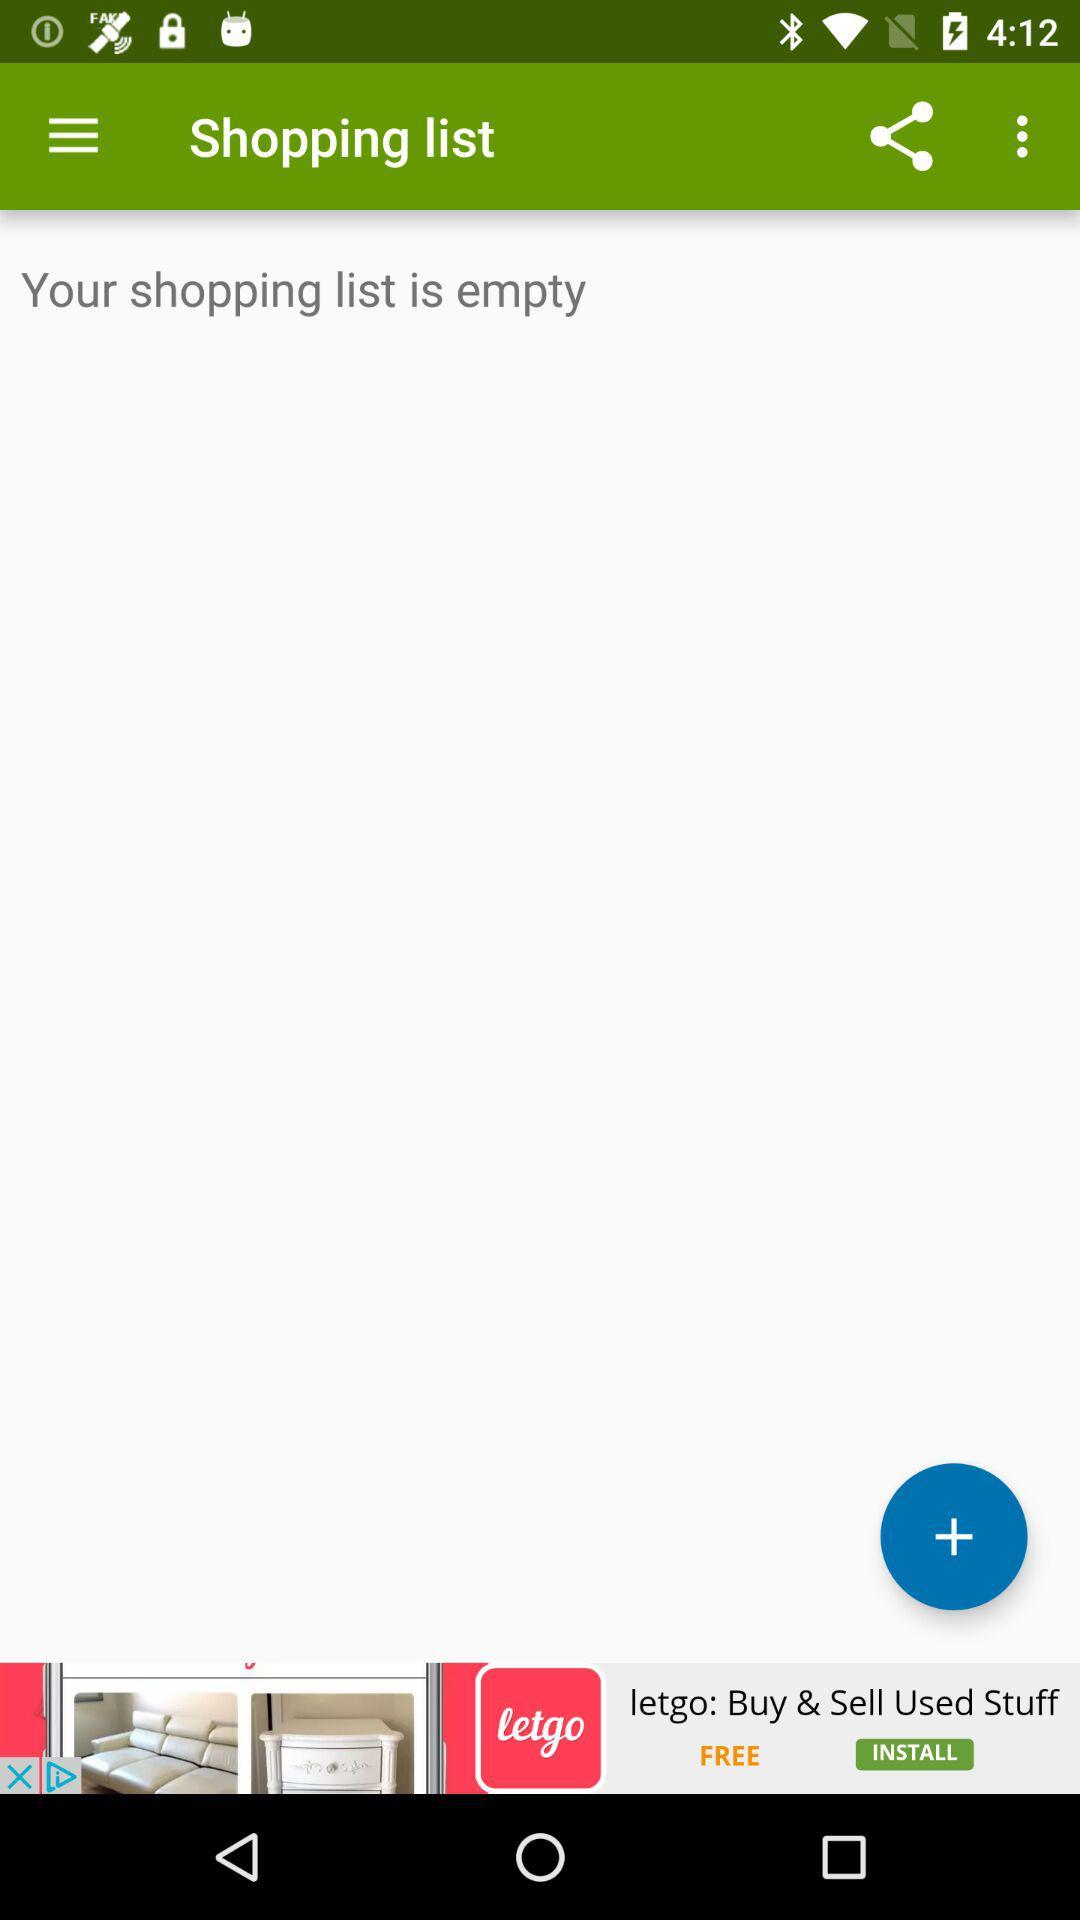 Image resolution: width=1080 pixels, height=1920 pixels. Describe the element at coordinates (952, 1535) in the screenshot. I see `item` at that location.